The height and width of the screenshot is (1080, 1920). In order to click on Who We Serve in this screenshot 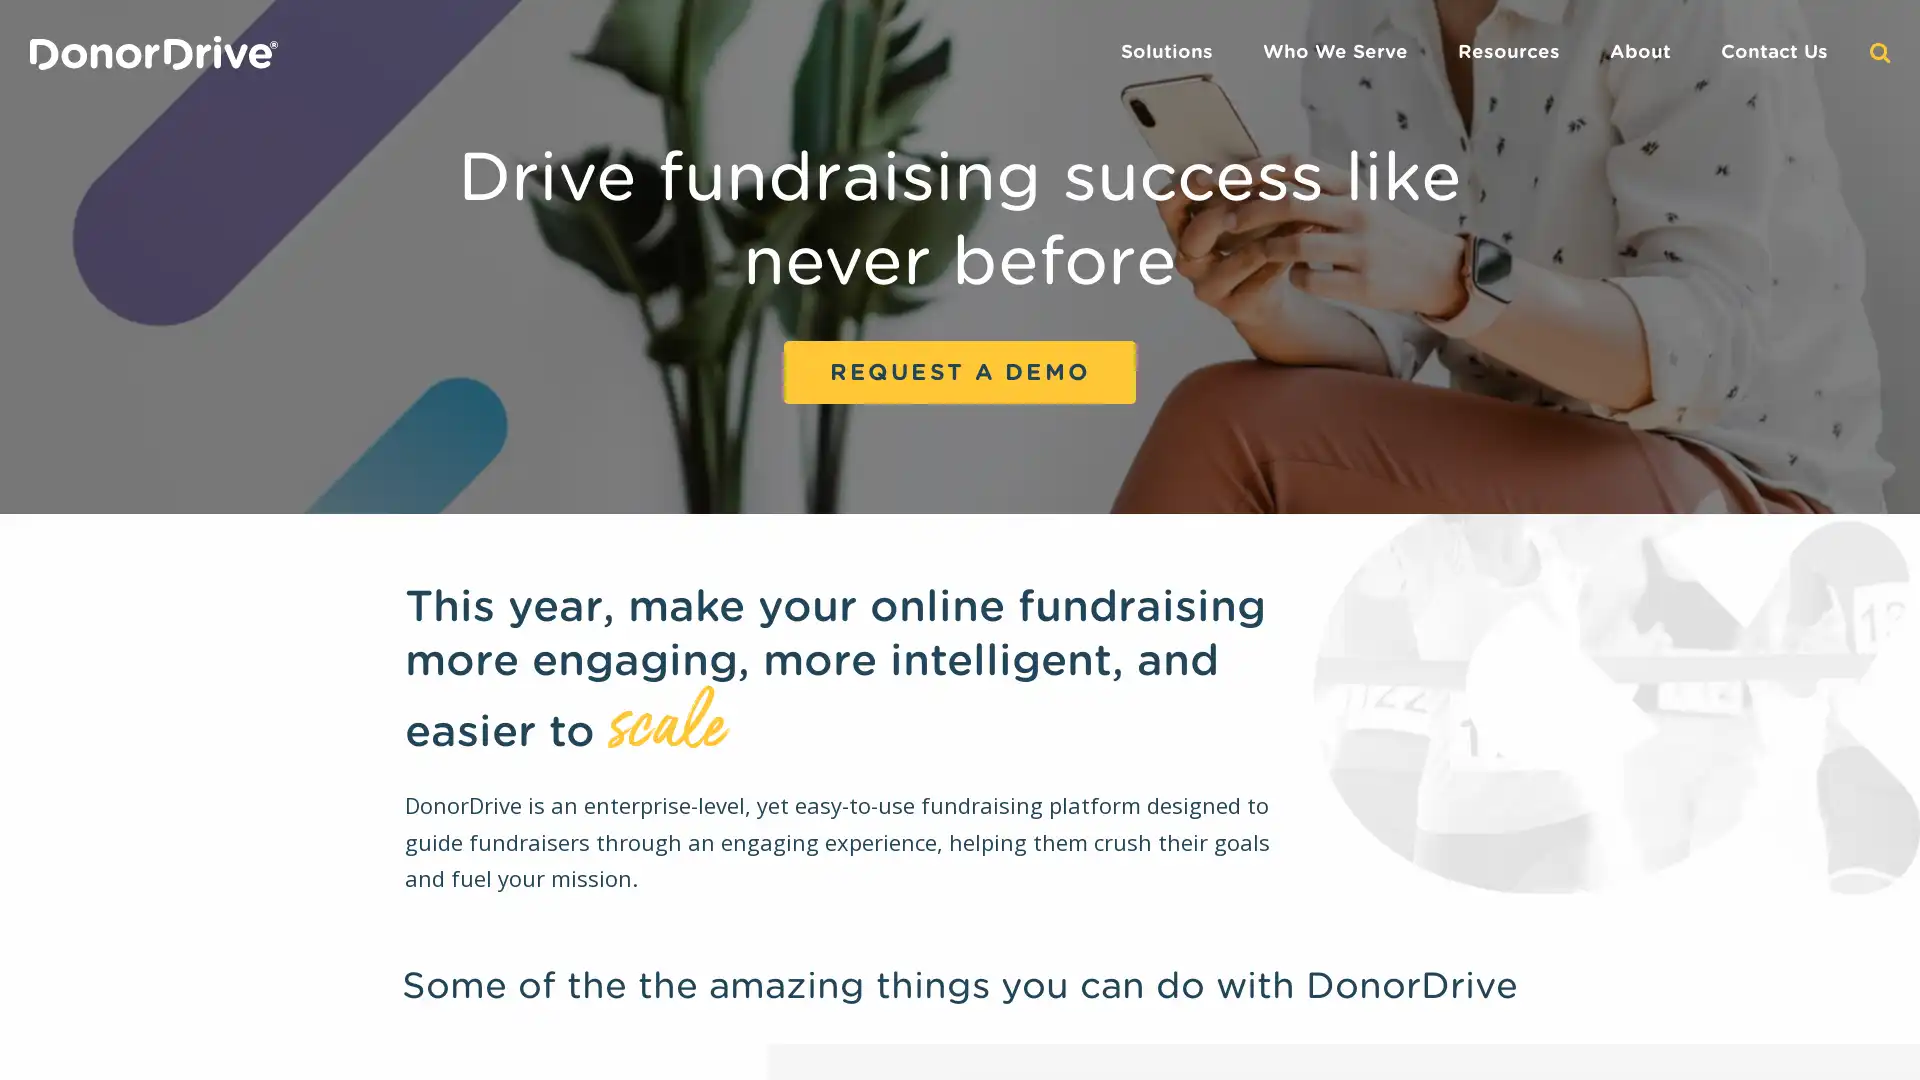, I will do `click(1335, 50)`.